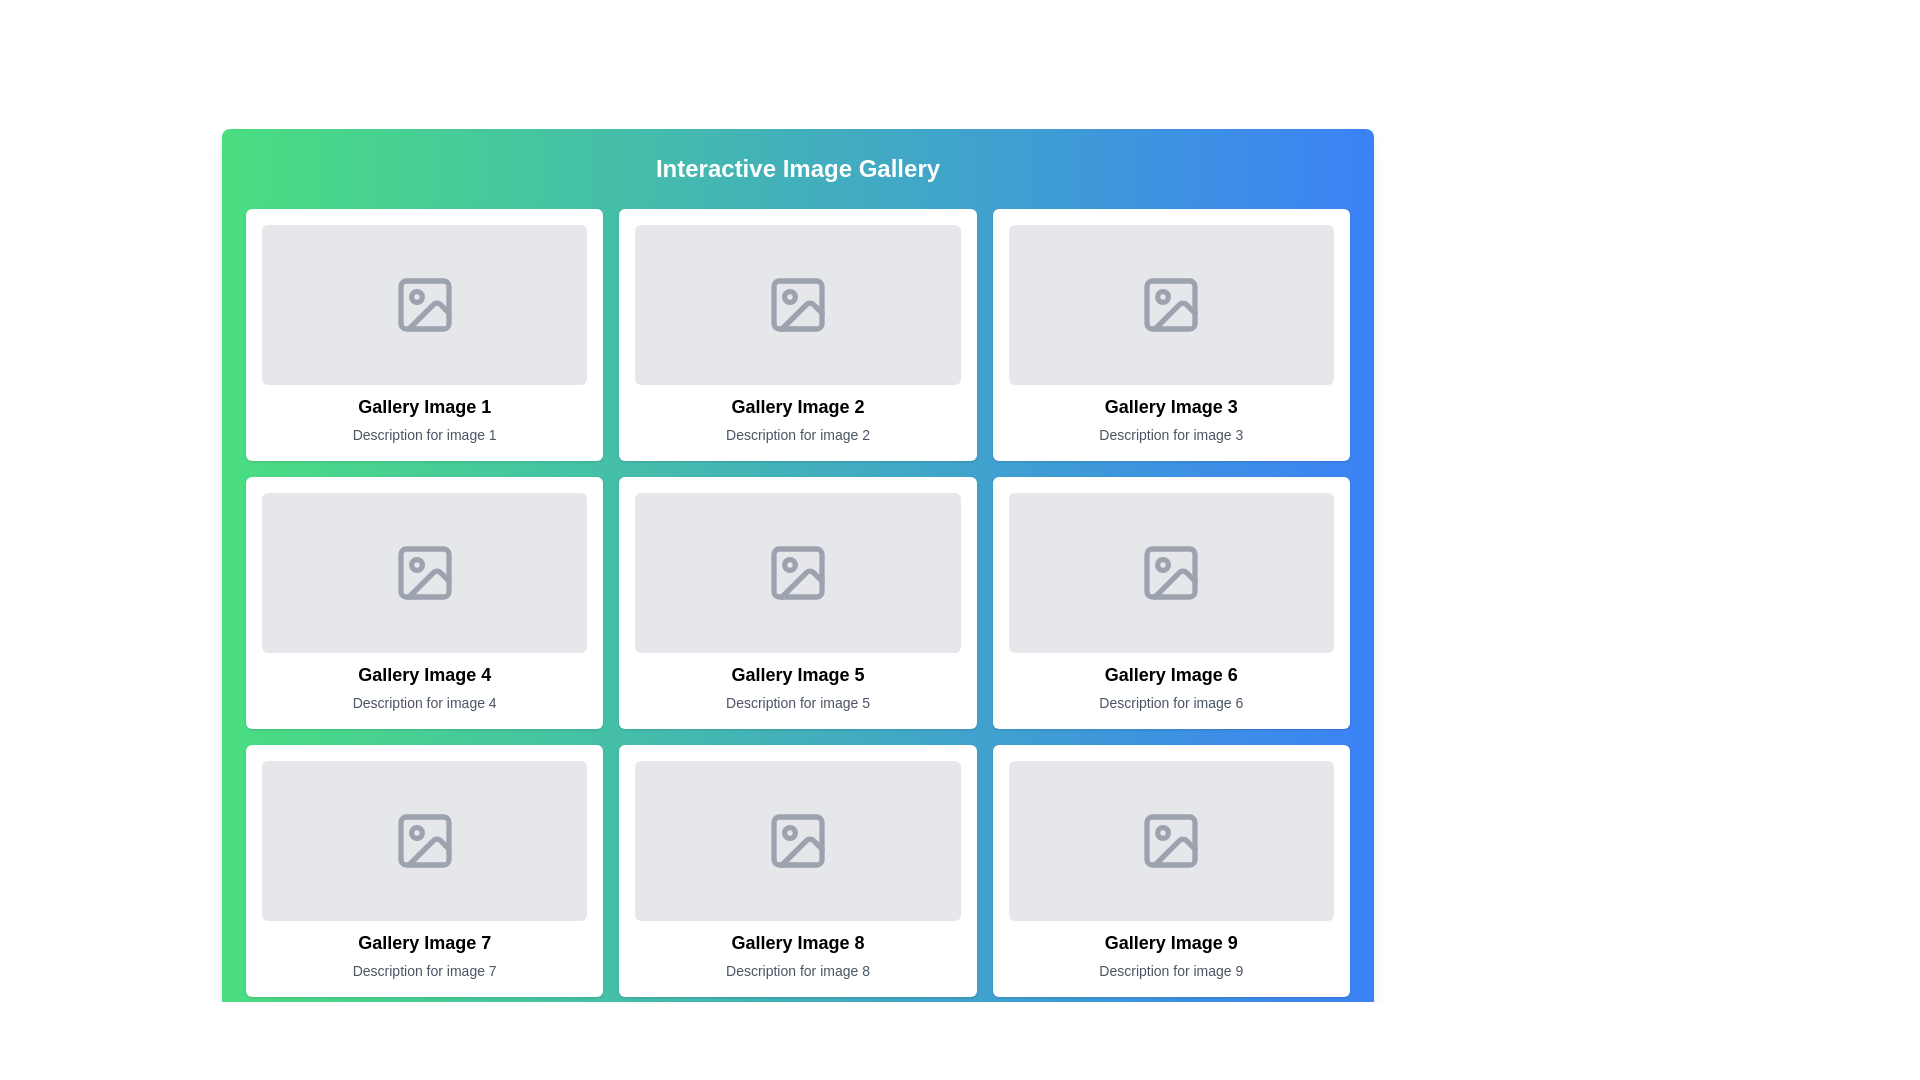  Describe the element at coordinates (1171, 434) in the screenshot. I see `text label displaying 'Description for image 3,' which is positioned directly below 'Gallery Image 3' within the third gallery item in the grid layout` at that location.